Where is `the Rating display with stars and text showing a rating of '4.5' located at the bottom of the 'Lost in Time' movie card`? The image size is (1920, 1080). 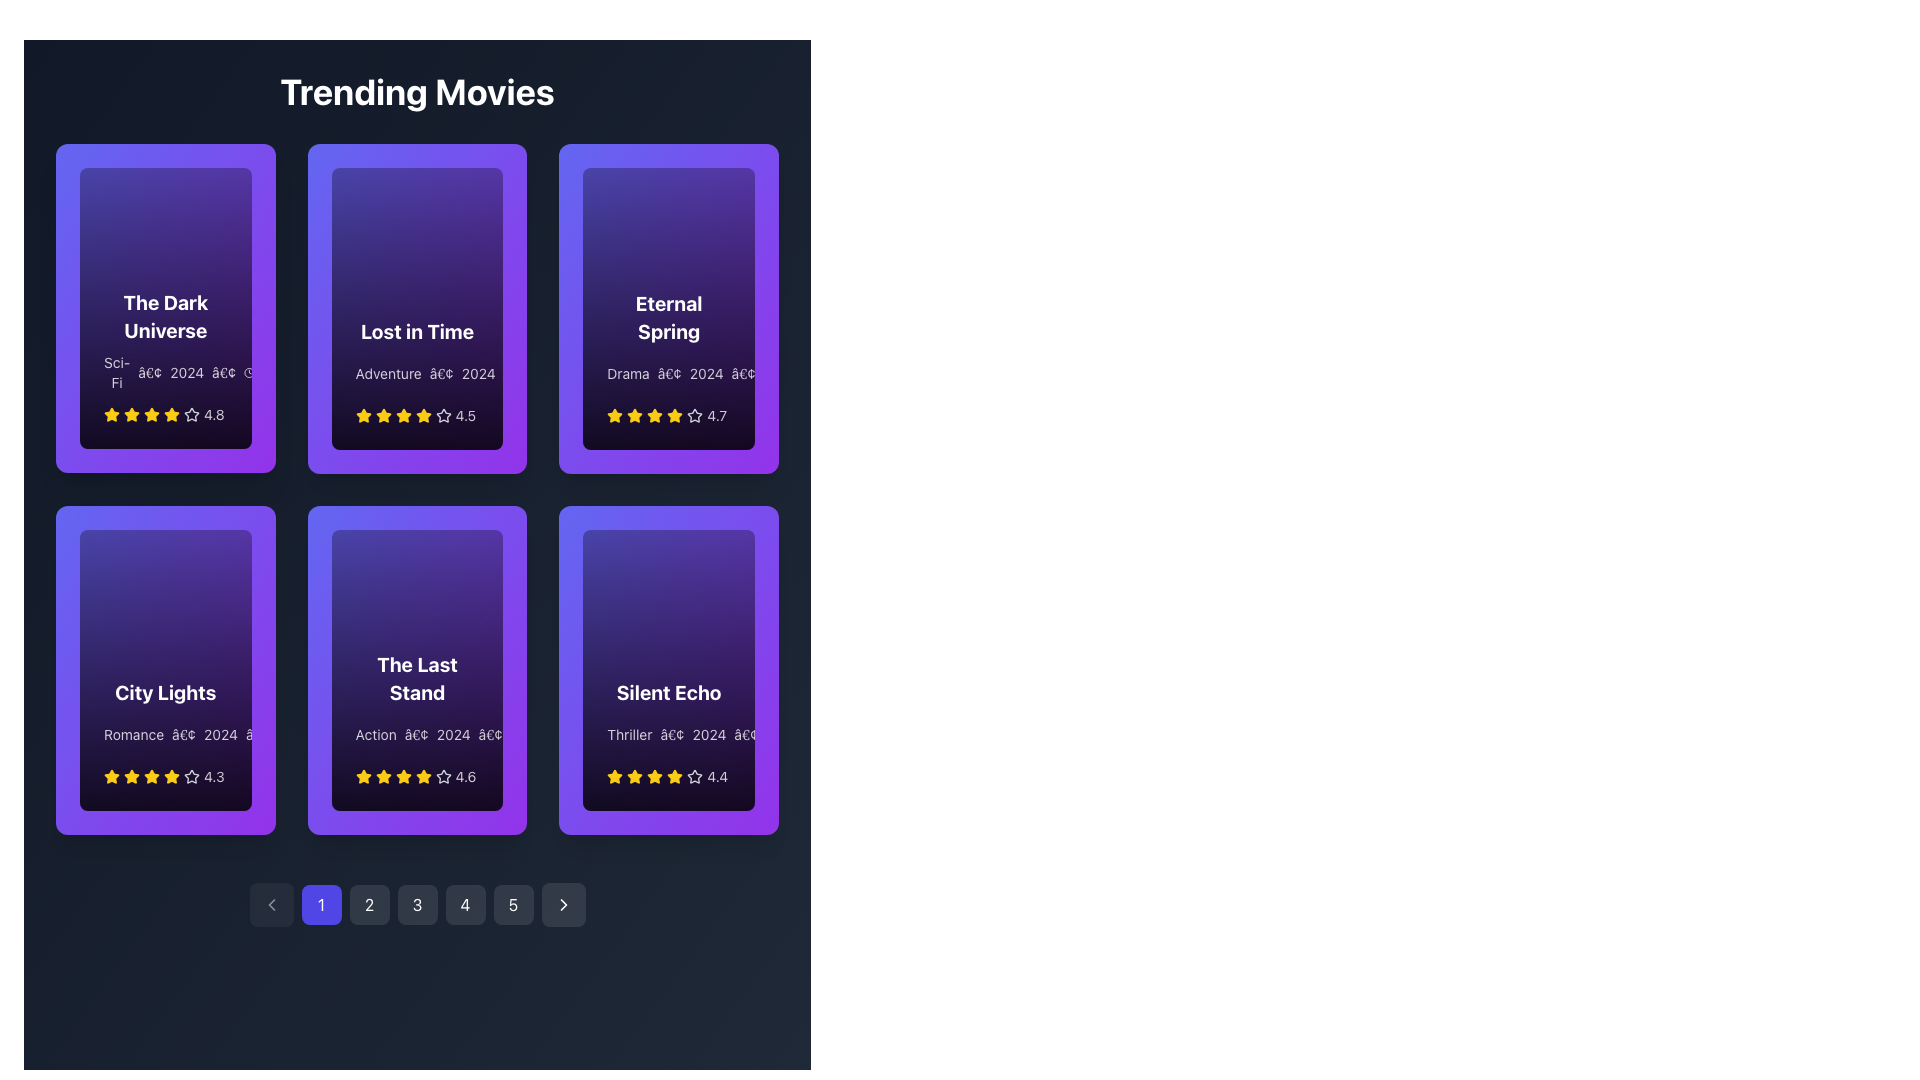
the Rating display with stars and text showing a rating of '4.5' located at the bottom of the 'Lost in Time' movie card is located at coordinates (416, 414).